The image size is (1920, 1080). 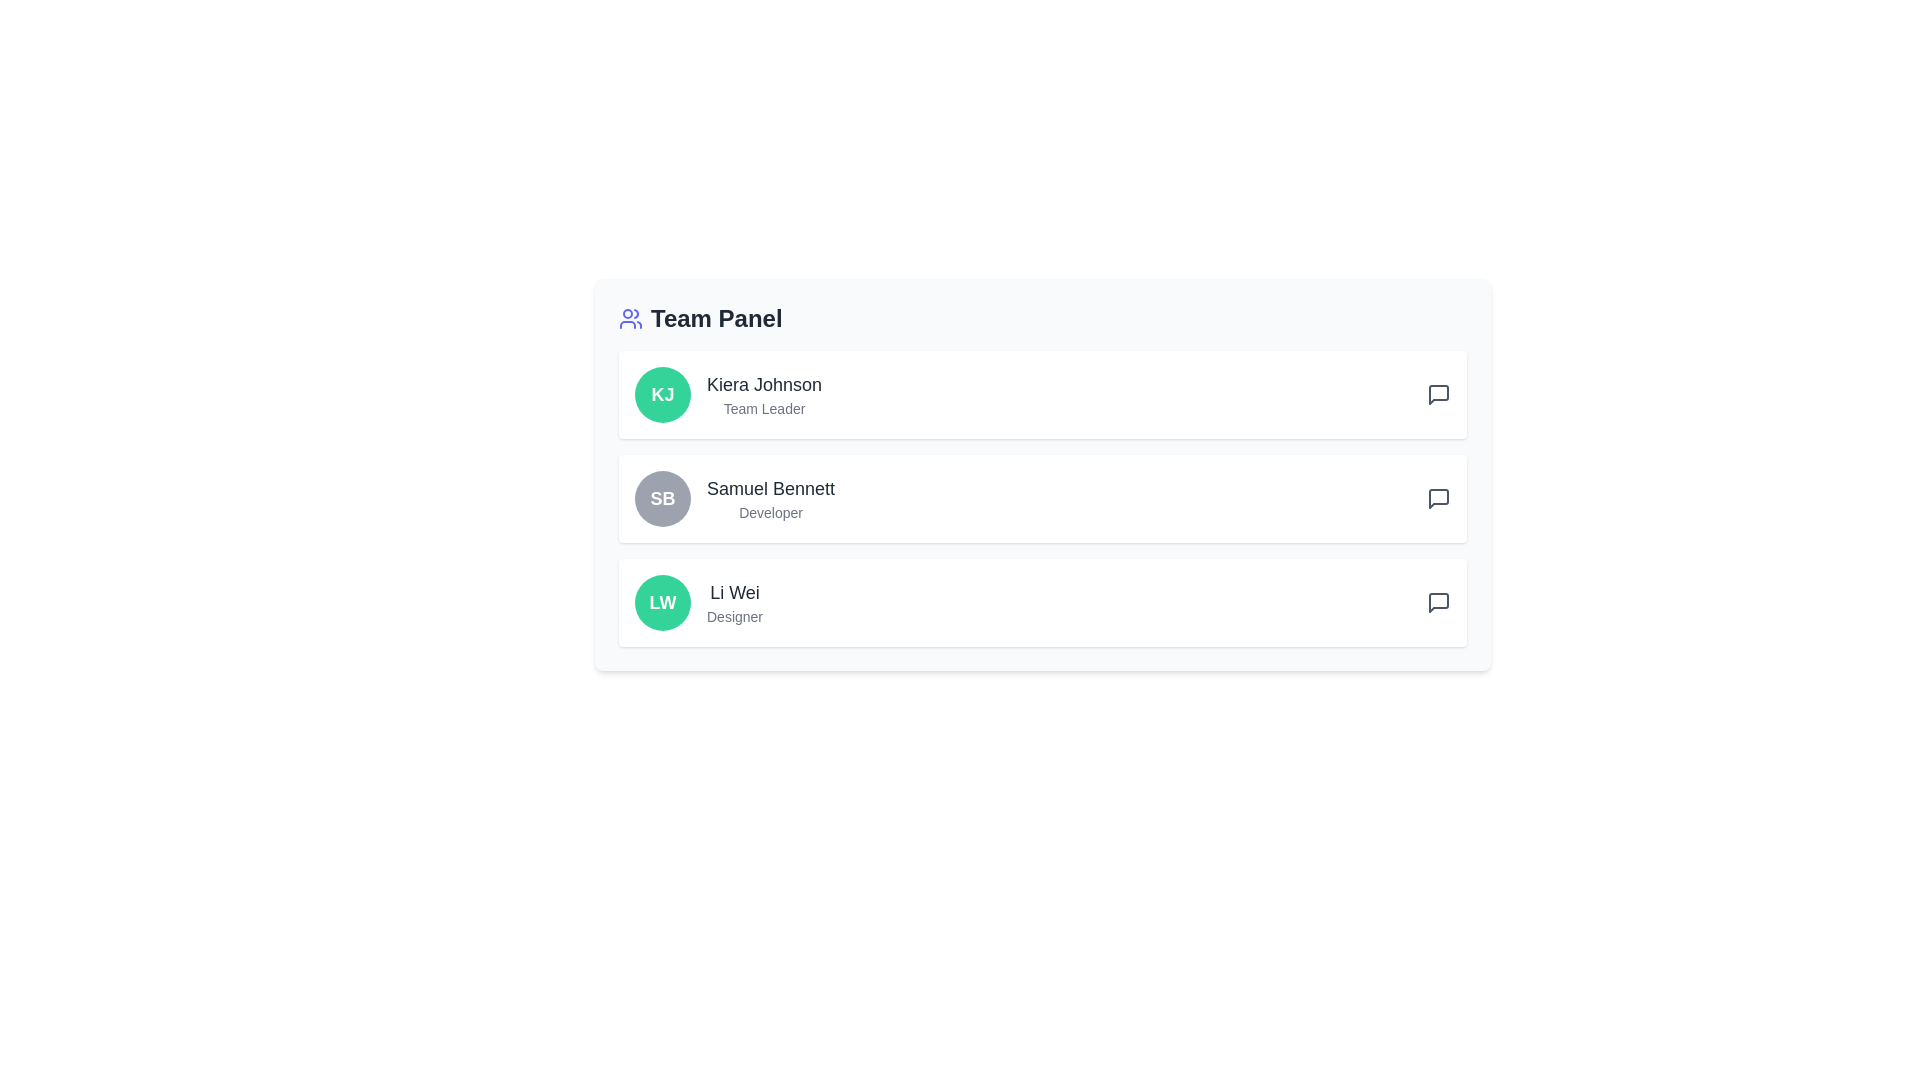 What do you see at coordinates (1041, 497) in the screenshot?
I see `the card representing team member 'Samuel Bennett', a Developer, located in the vertical list of team member cards` at bounding box center [1041, 497].